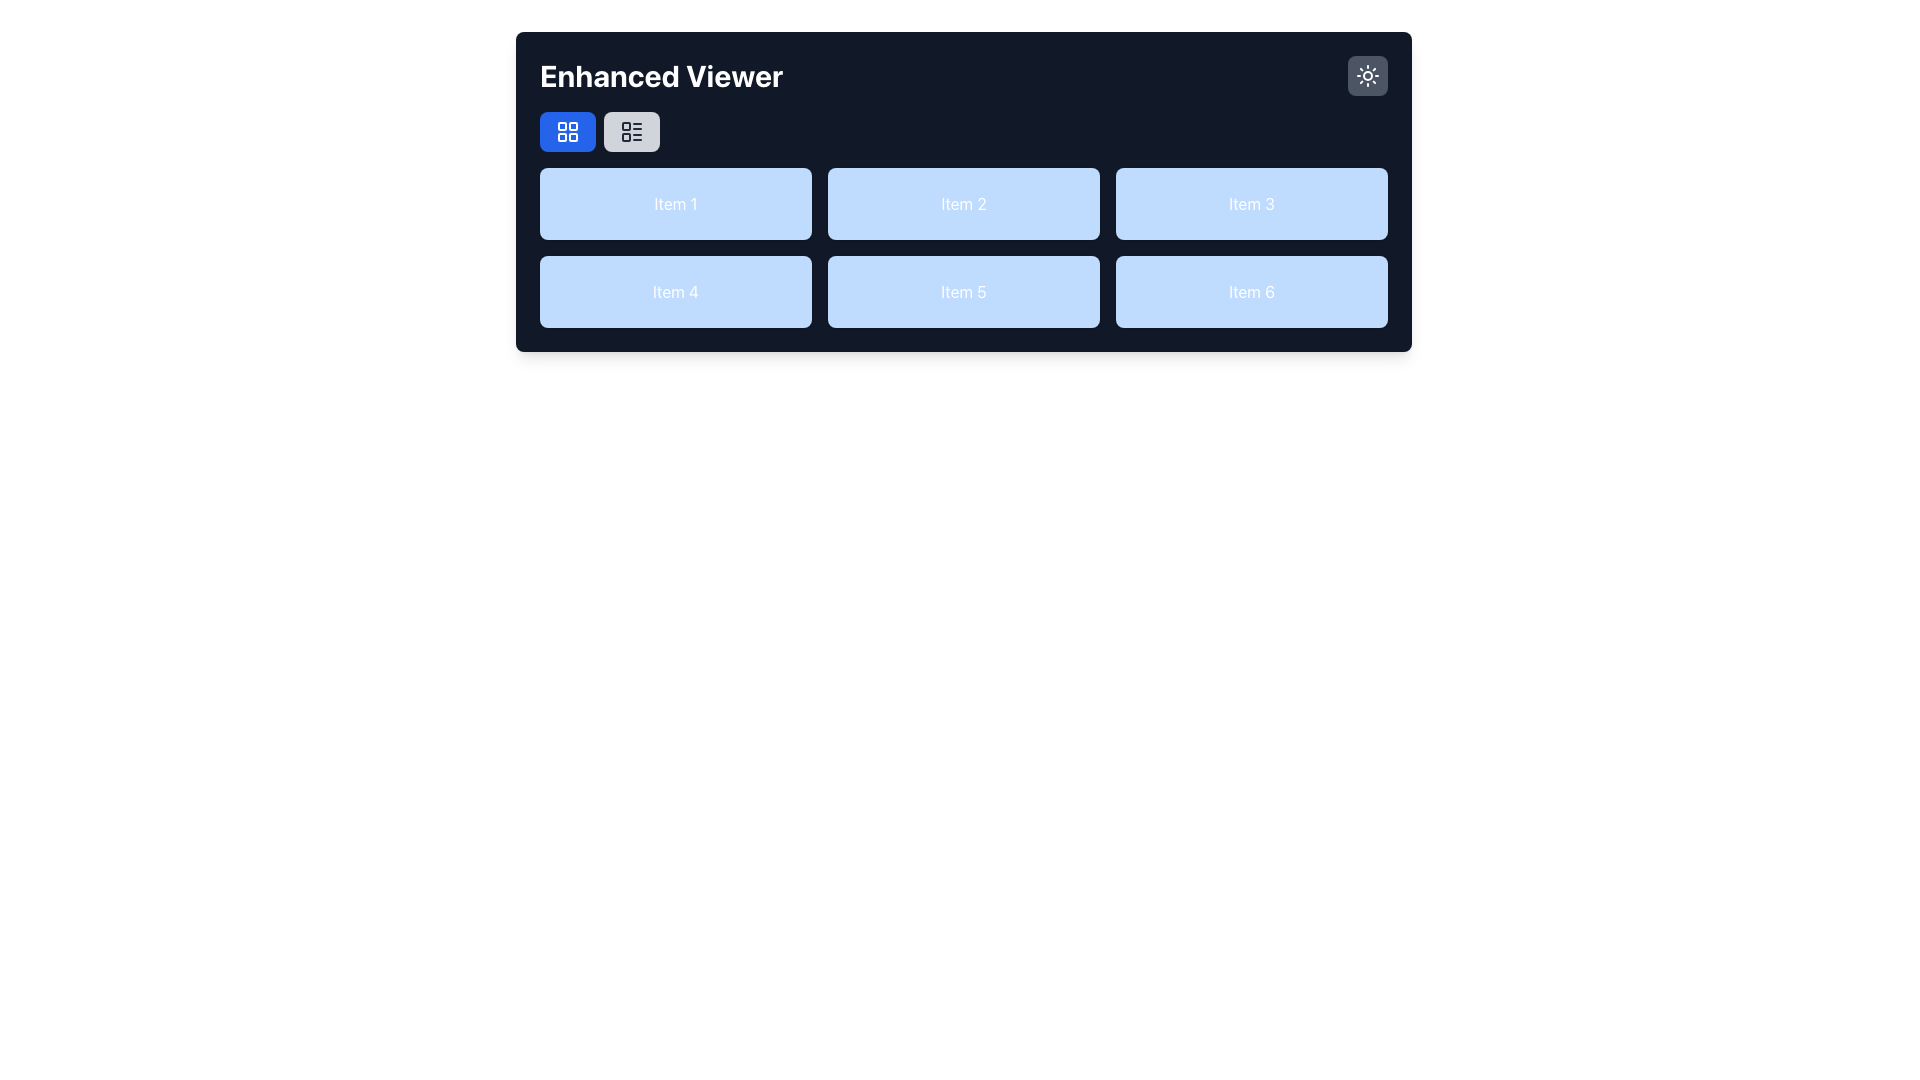 The image size is (1920, 1080). I want to click on the static text label displaying 'Item 5', which is the second item in the second row of the grid layout under 'Enhanced Viewer', so click(964, 246).